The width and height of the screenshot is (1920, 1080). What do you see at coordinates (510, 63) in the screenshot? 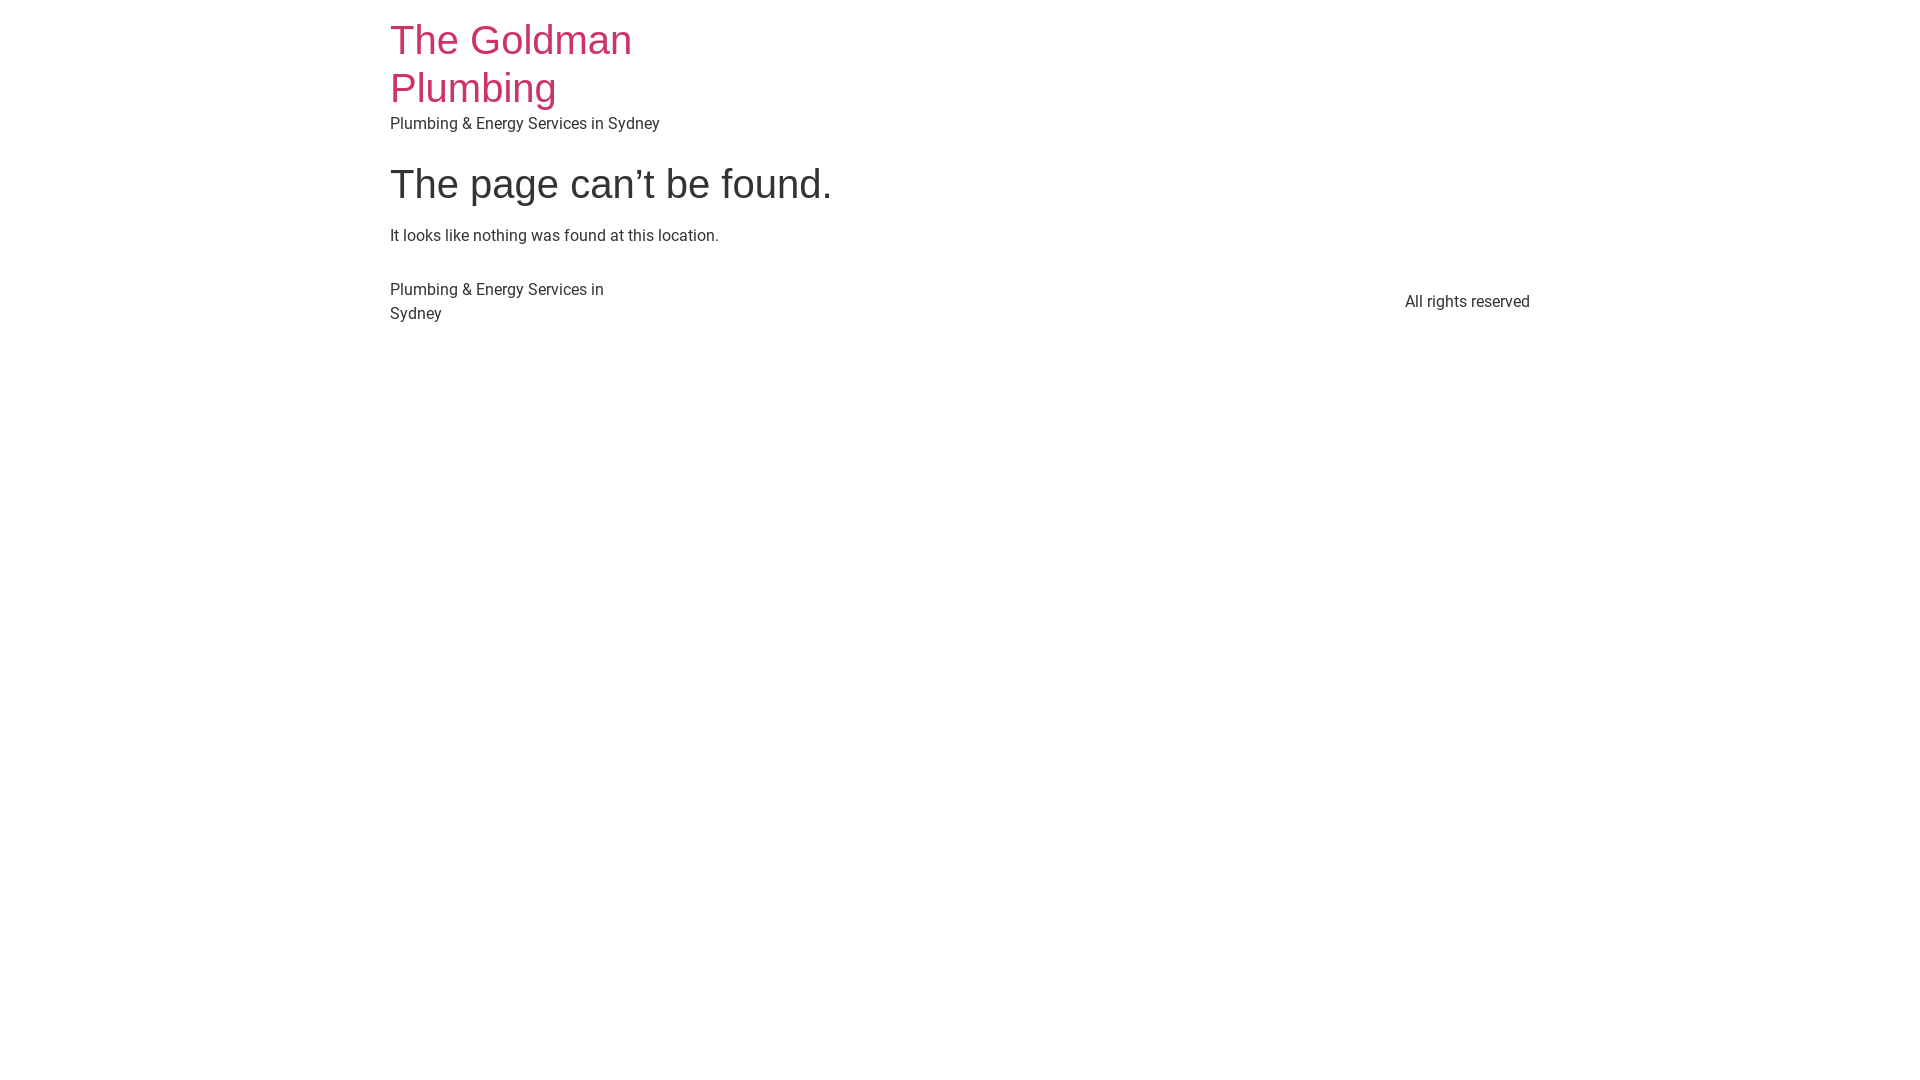
I see `'The Goldman Plumbing'` at bounding box center [510, 63].